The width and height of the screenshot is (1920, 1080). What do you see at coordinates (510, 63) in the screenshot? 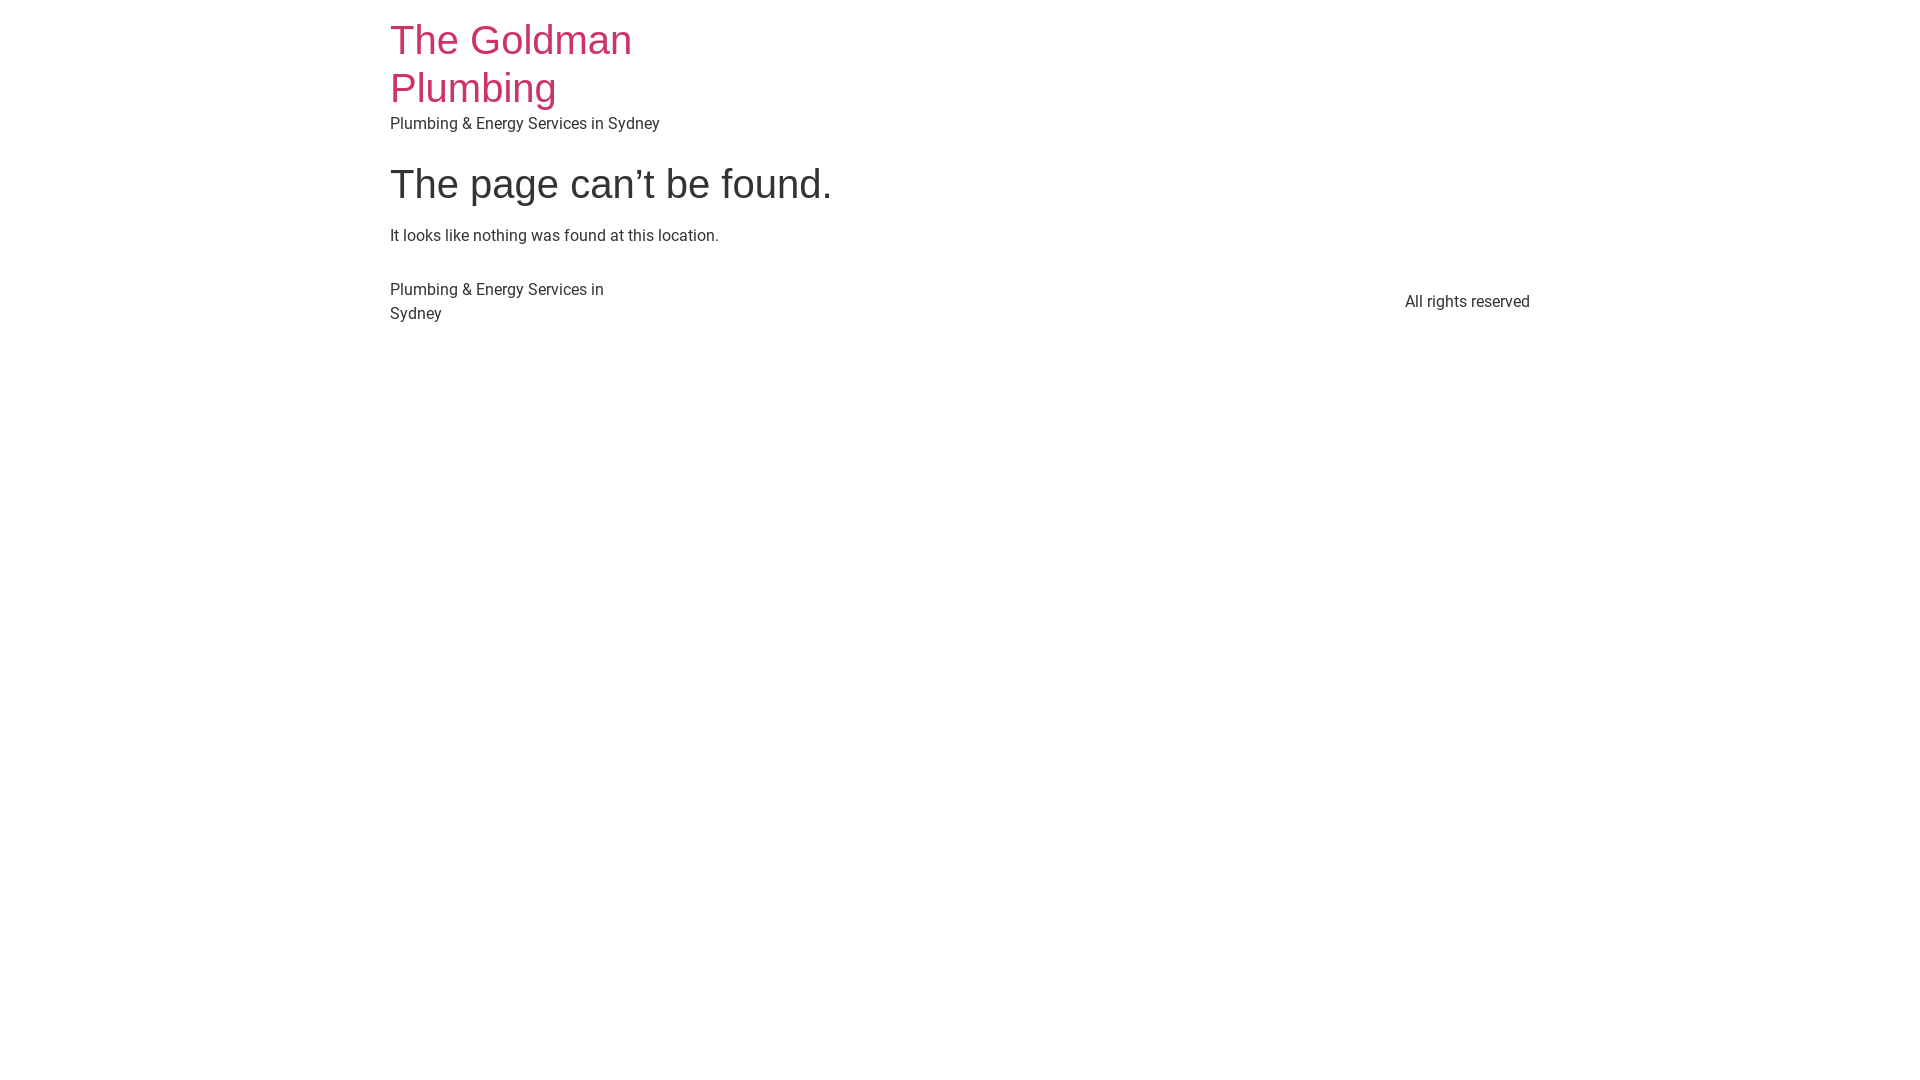
I see `'The Goldman Plumbing'` at bounding box center [510, 63].